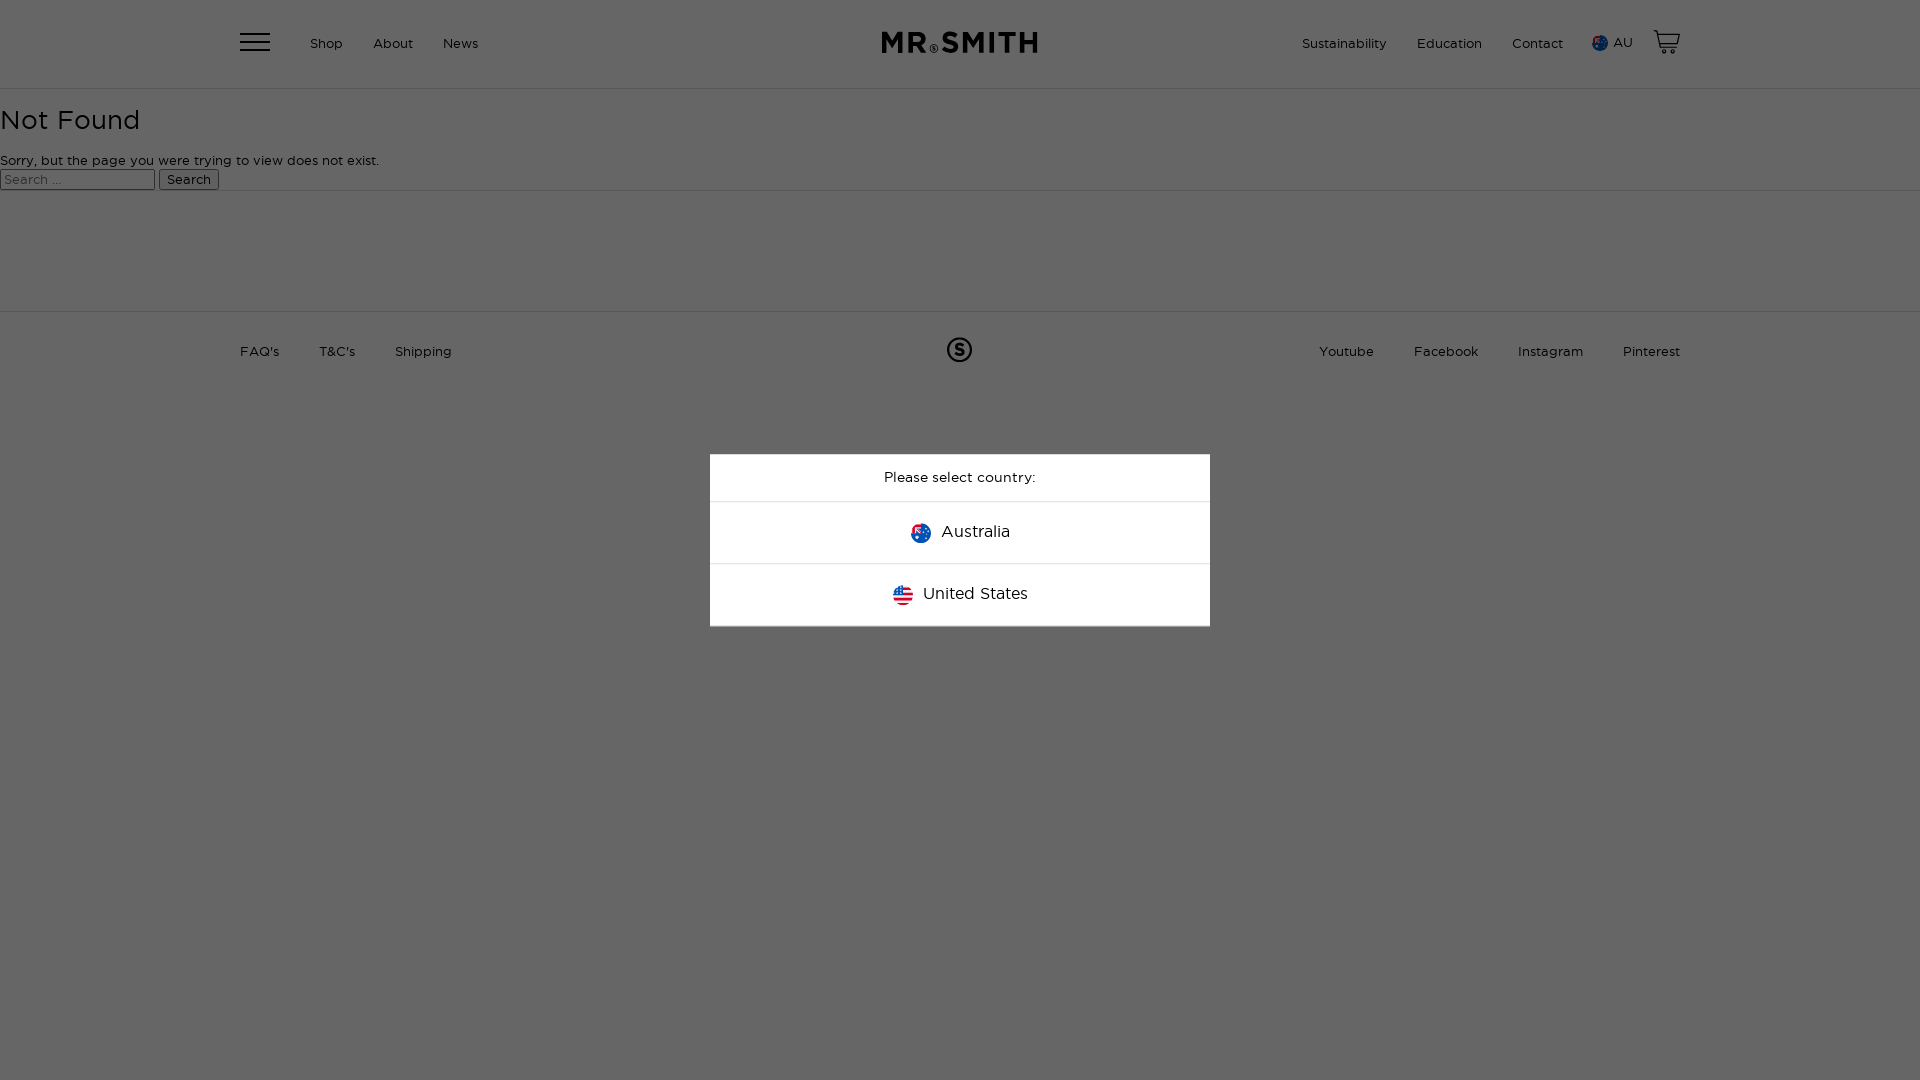  I want to click on 'Pinterest', so click(1651, 350).